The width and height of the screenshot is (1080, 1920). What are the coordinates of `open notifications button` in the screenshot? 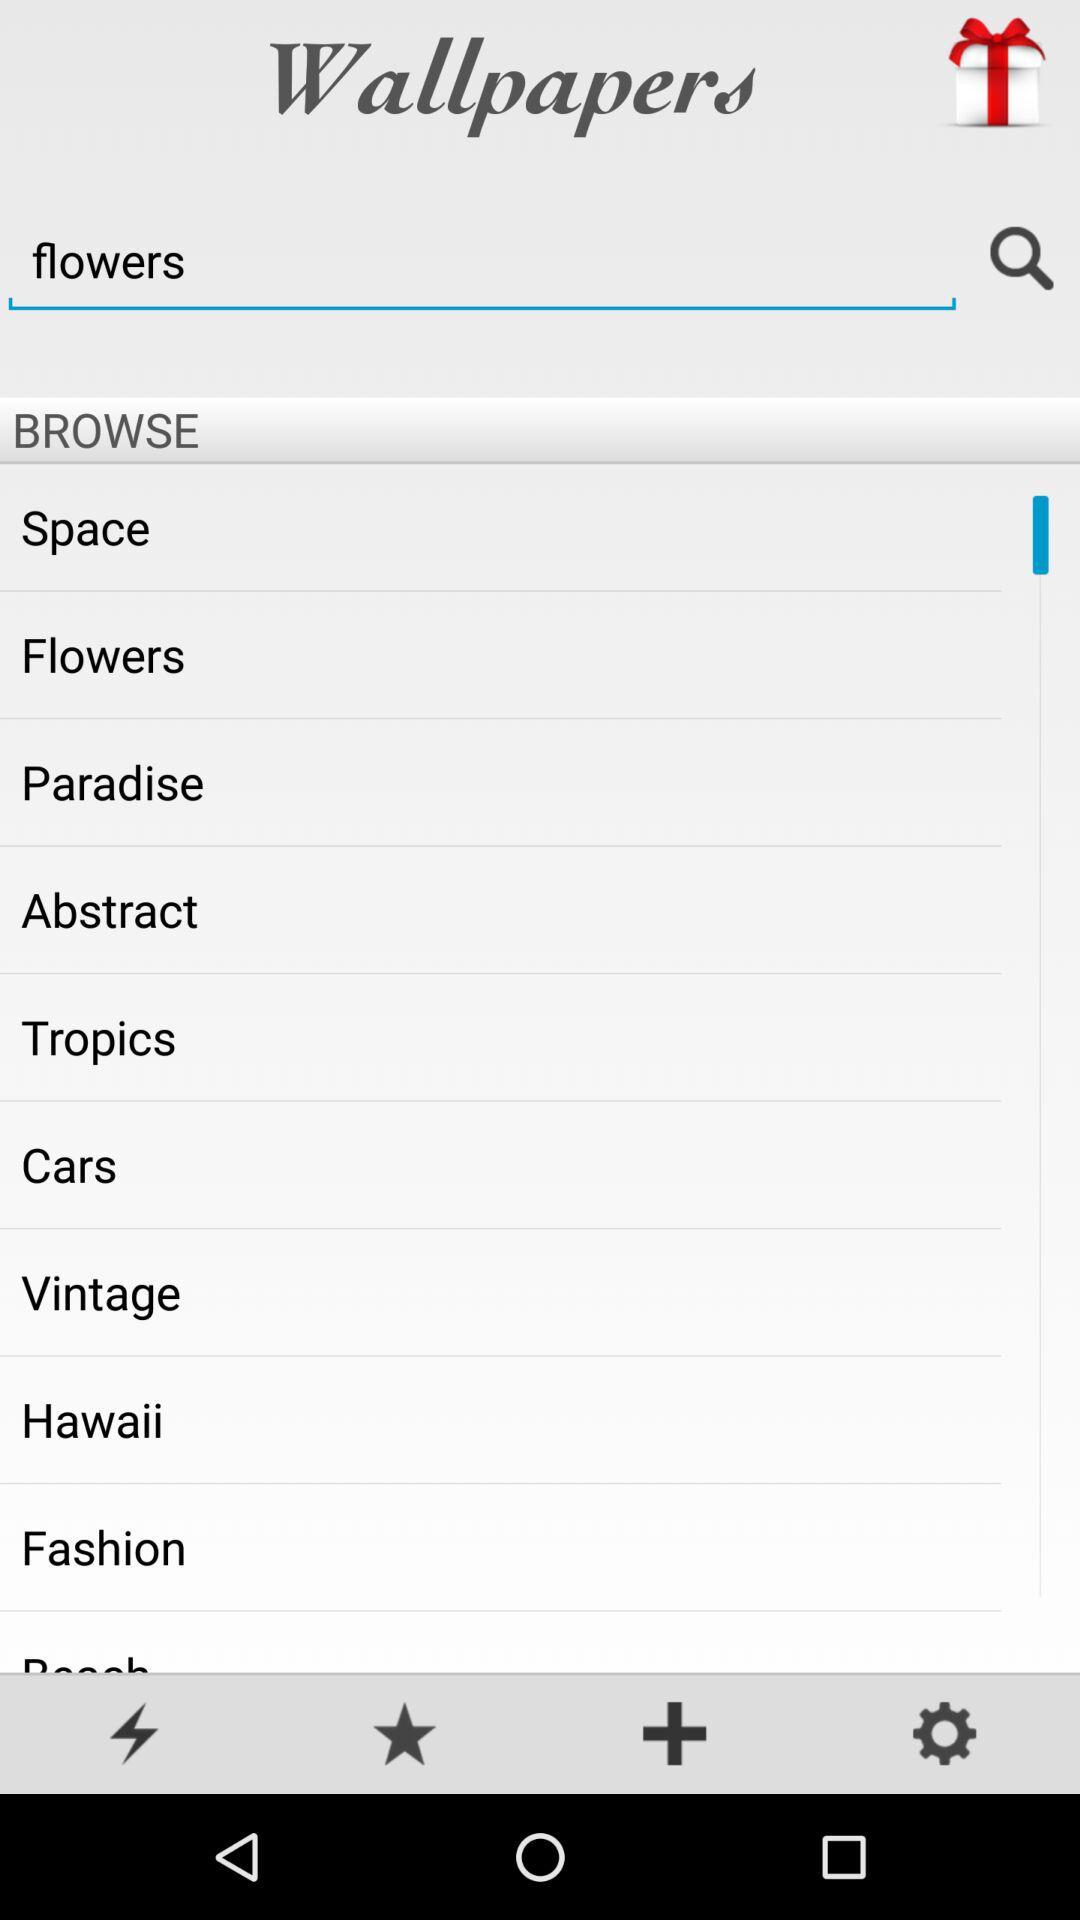 It's located at (135, 1735).